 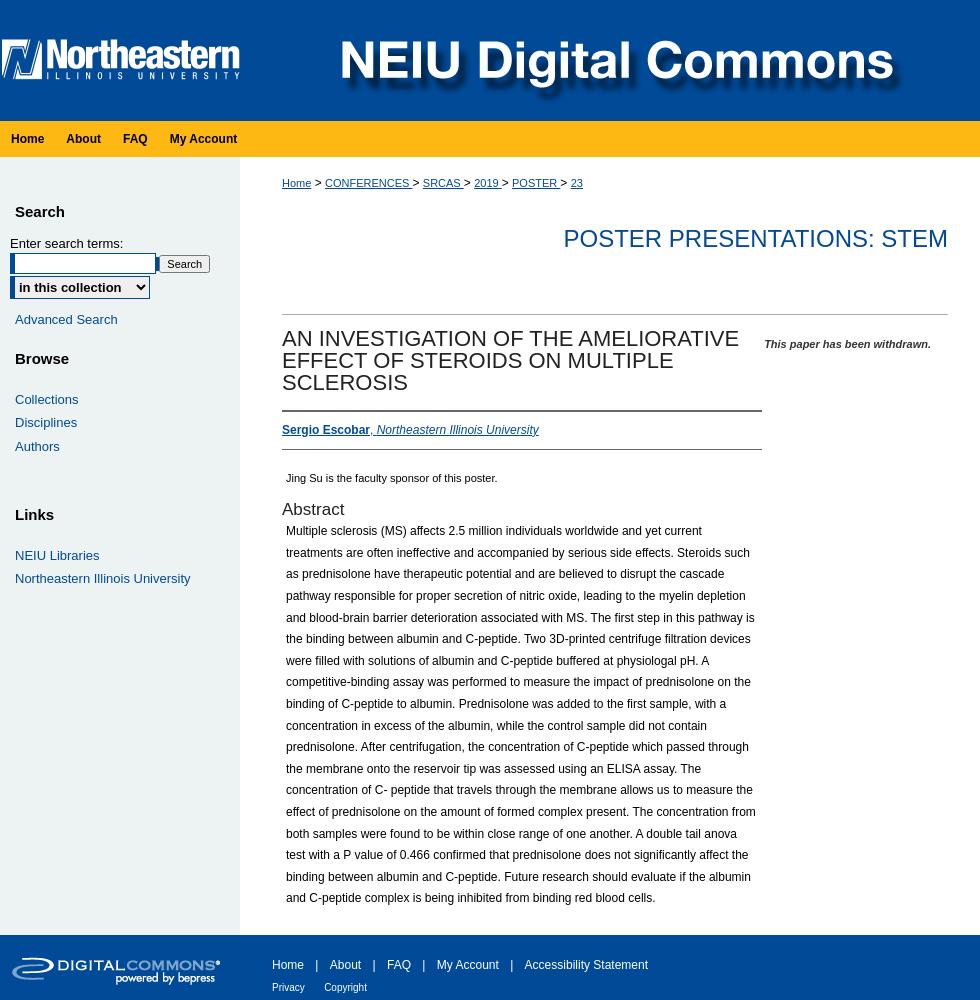 I want to click on 'Search', so click(x=39, y=209).